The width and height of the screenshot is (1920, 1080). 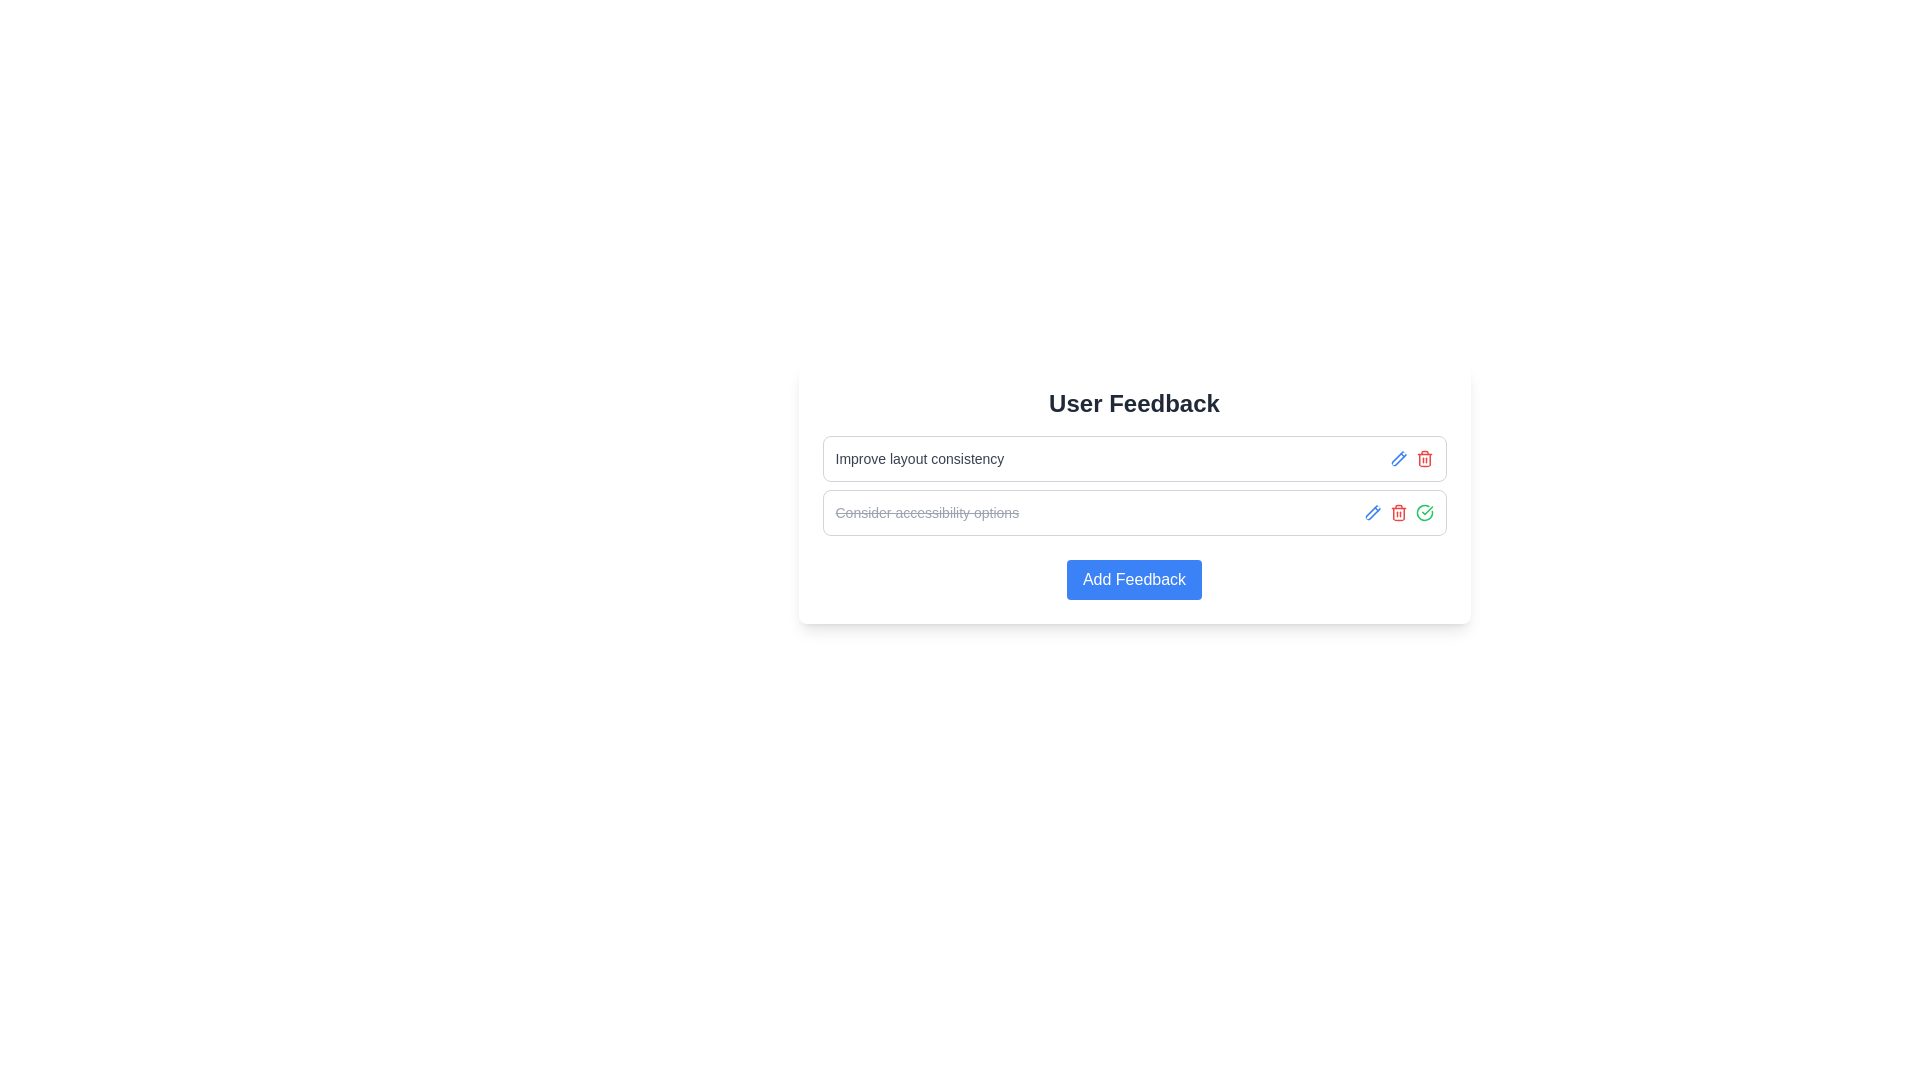 What do you see at coordinates (1134, 579) in the screenshot?
I see `the rectangular button with a blue background and white text reading 'Add Feedback' located at the bottom center of the 'User Feedback' modal` at bounding box center [1134, 579].